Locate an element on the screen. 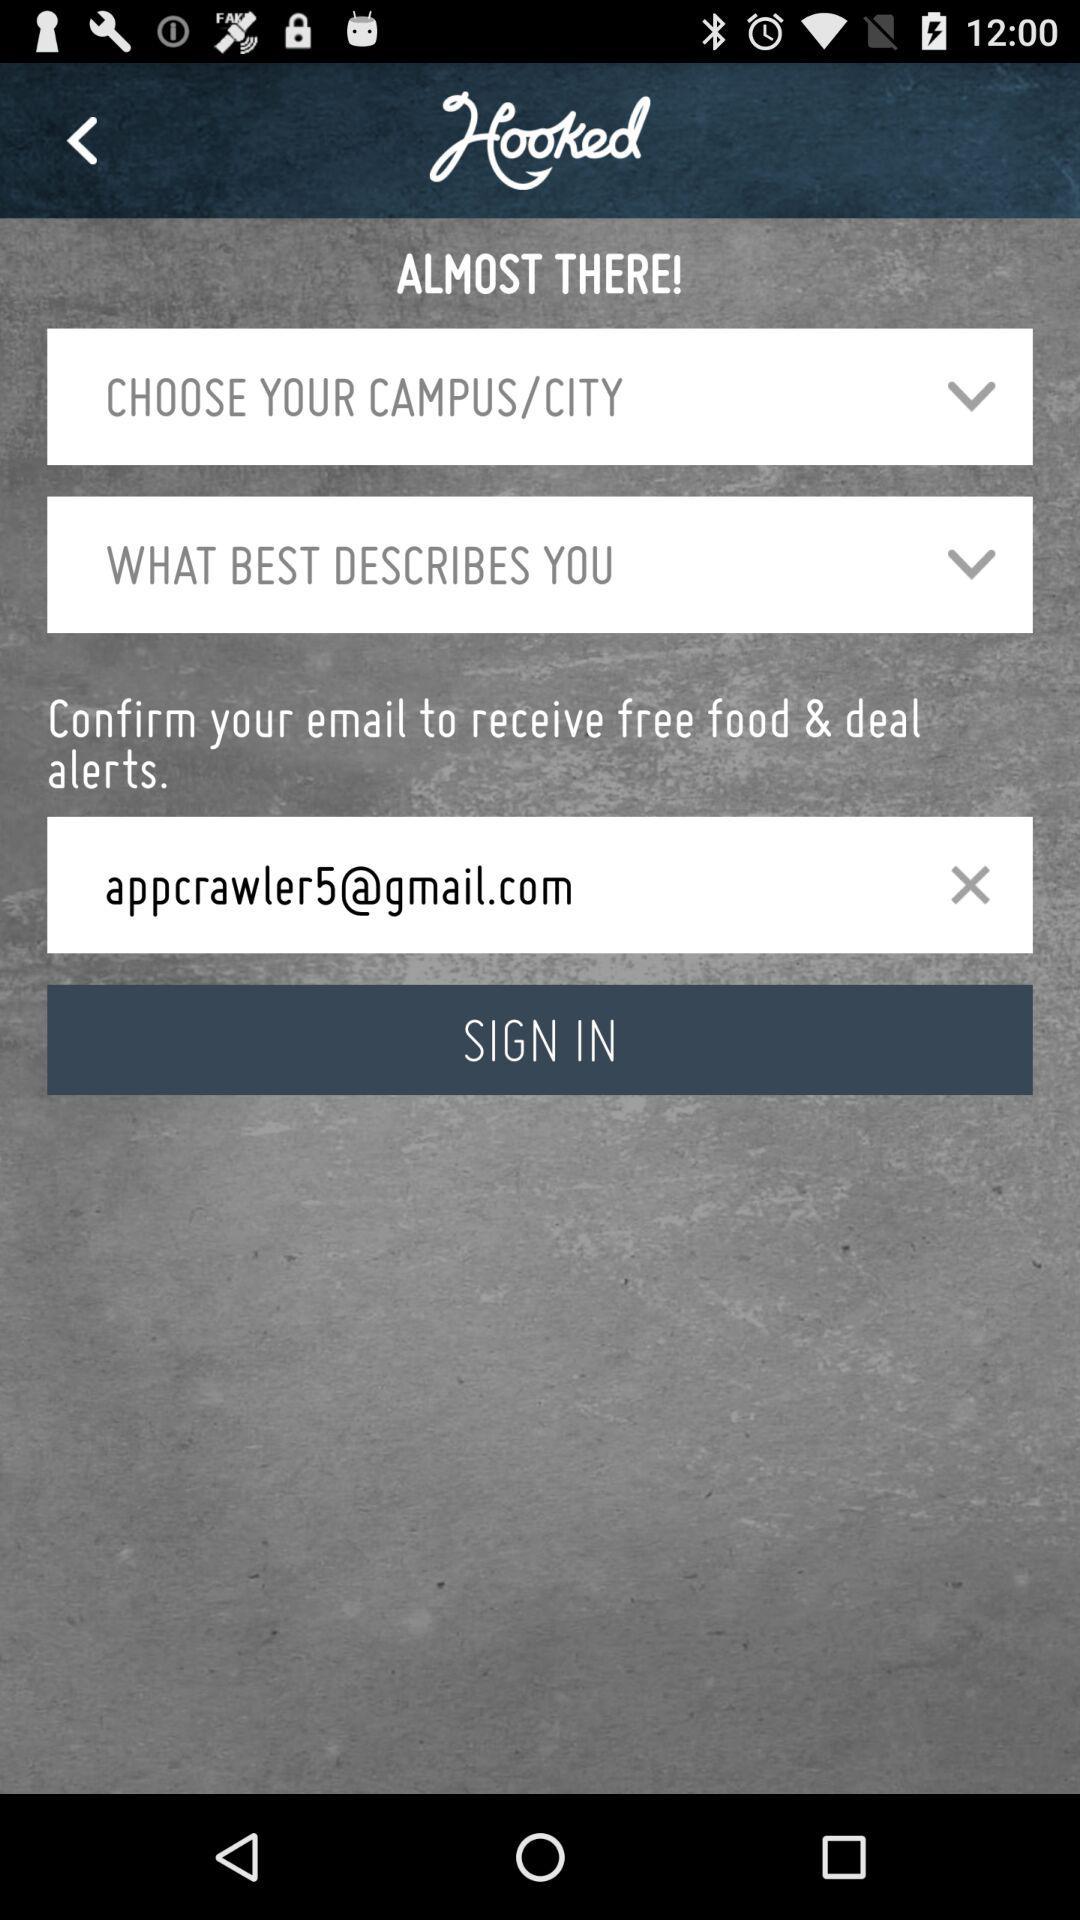 The image size is (1080, 1920). the close icon is located at coordinates (969, 946).